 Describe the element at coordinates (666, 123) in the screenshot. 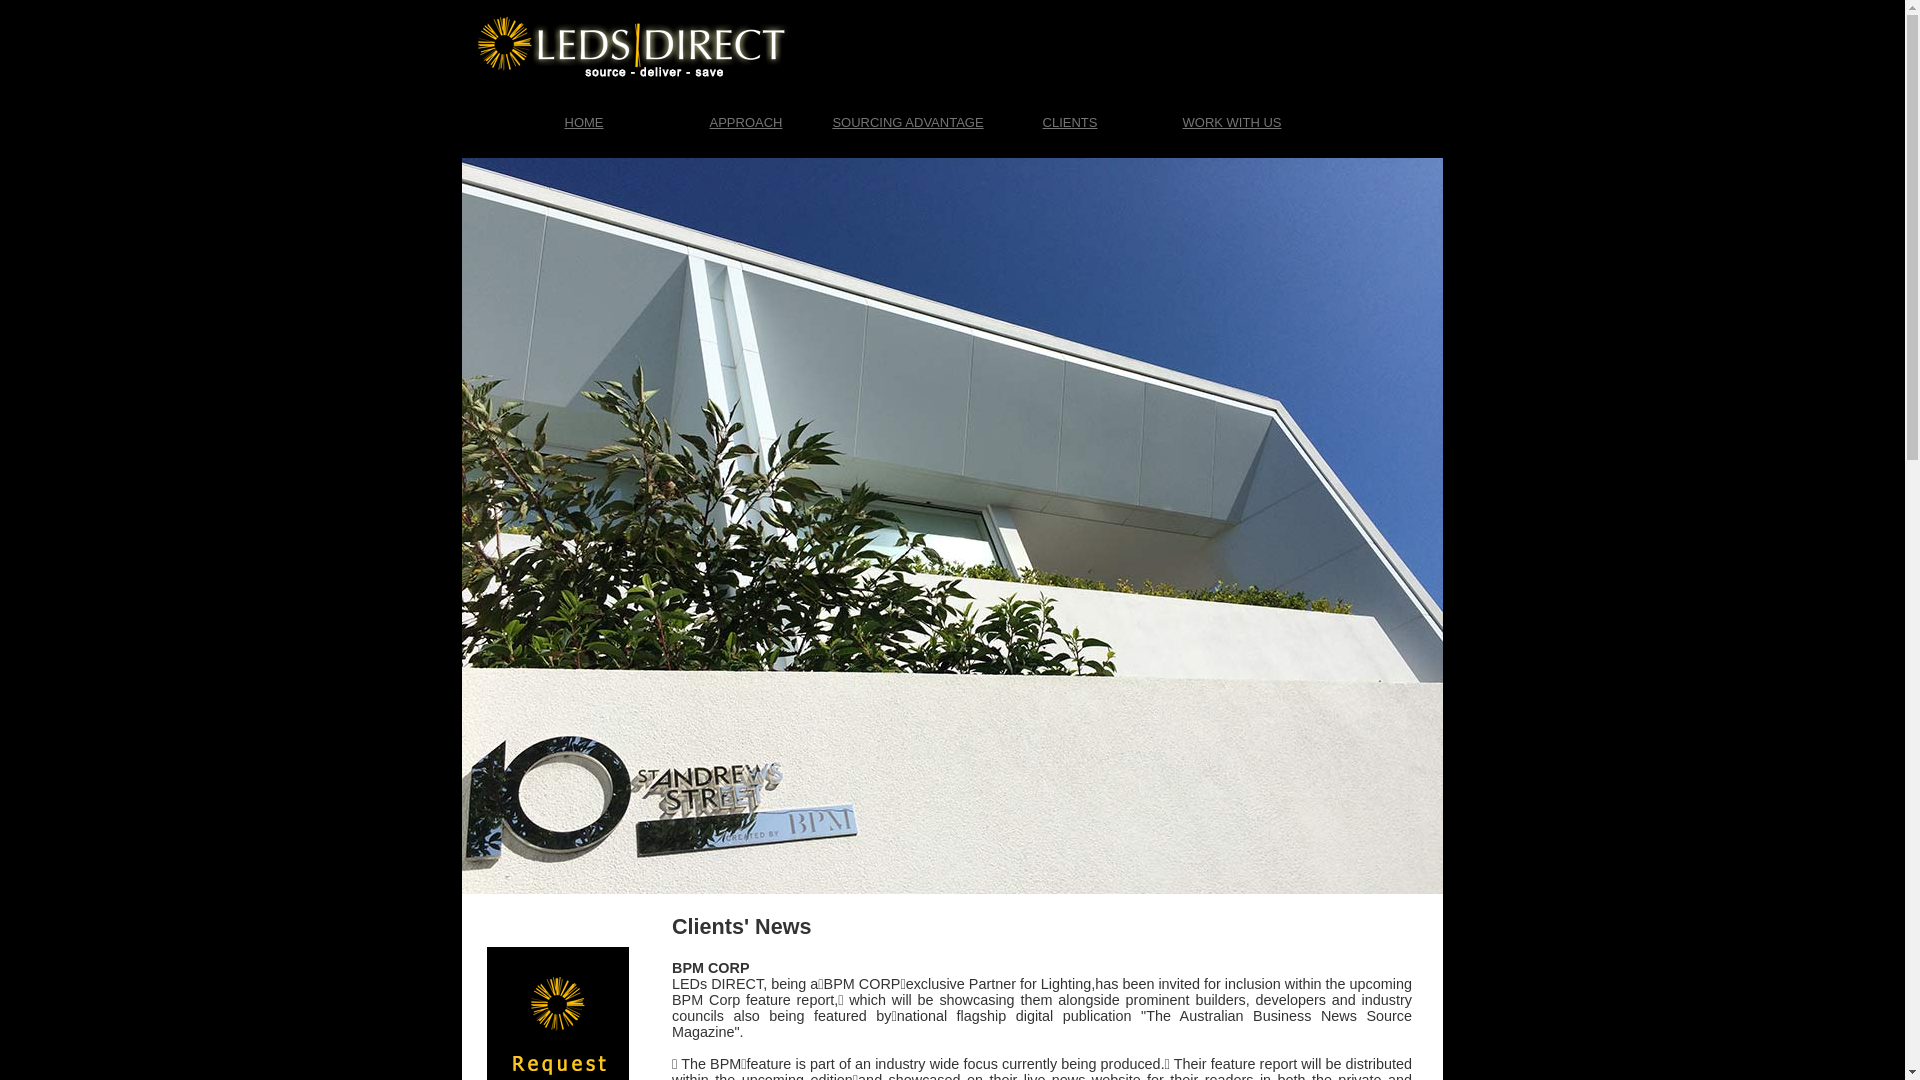

I see `'APPROACH'` at that location.